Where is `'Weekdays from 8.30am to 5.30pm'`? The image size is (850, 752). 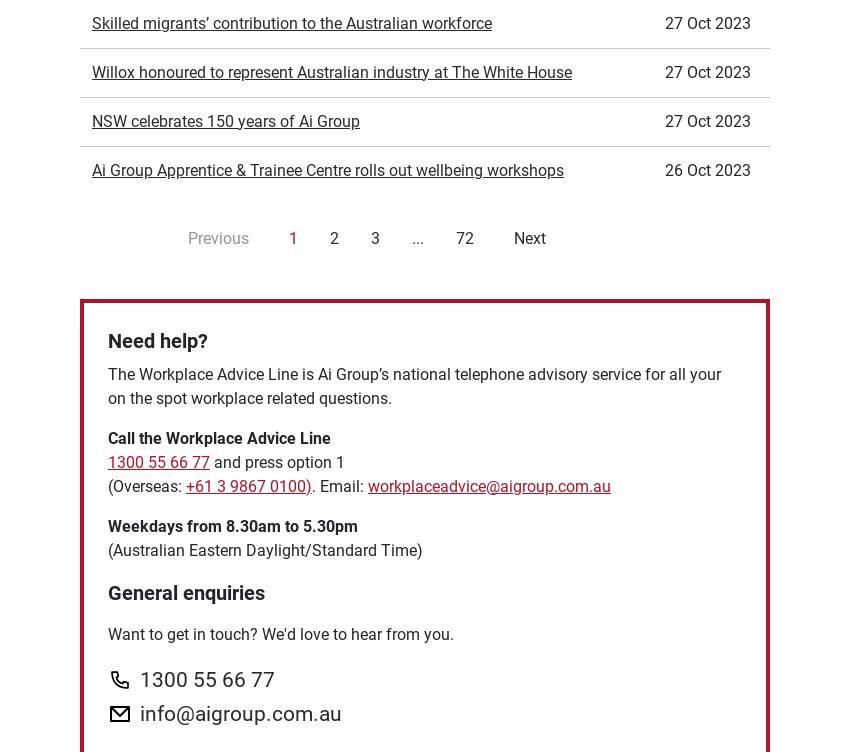 'Weekdays from 8.30am to 5.30pm' is located at coordinates (107, 301).